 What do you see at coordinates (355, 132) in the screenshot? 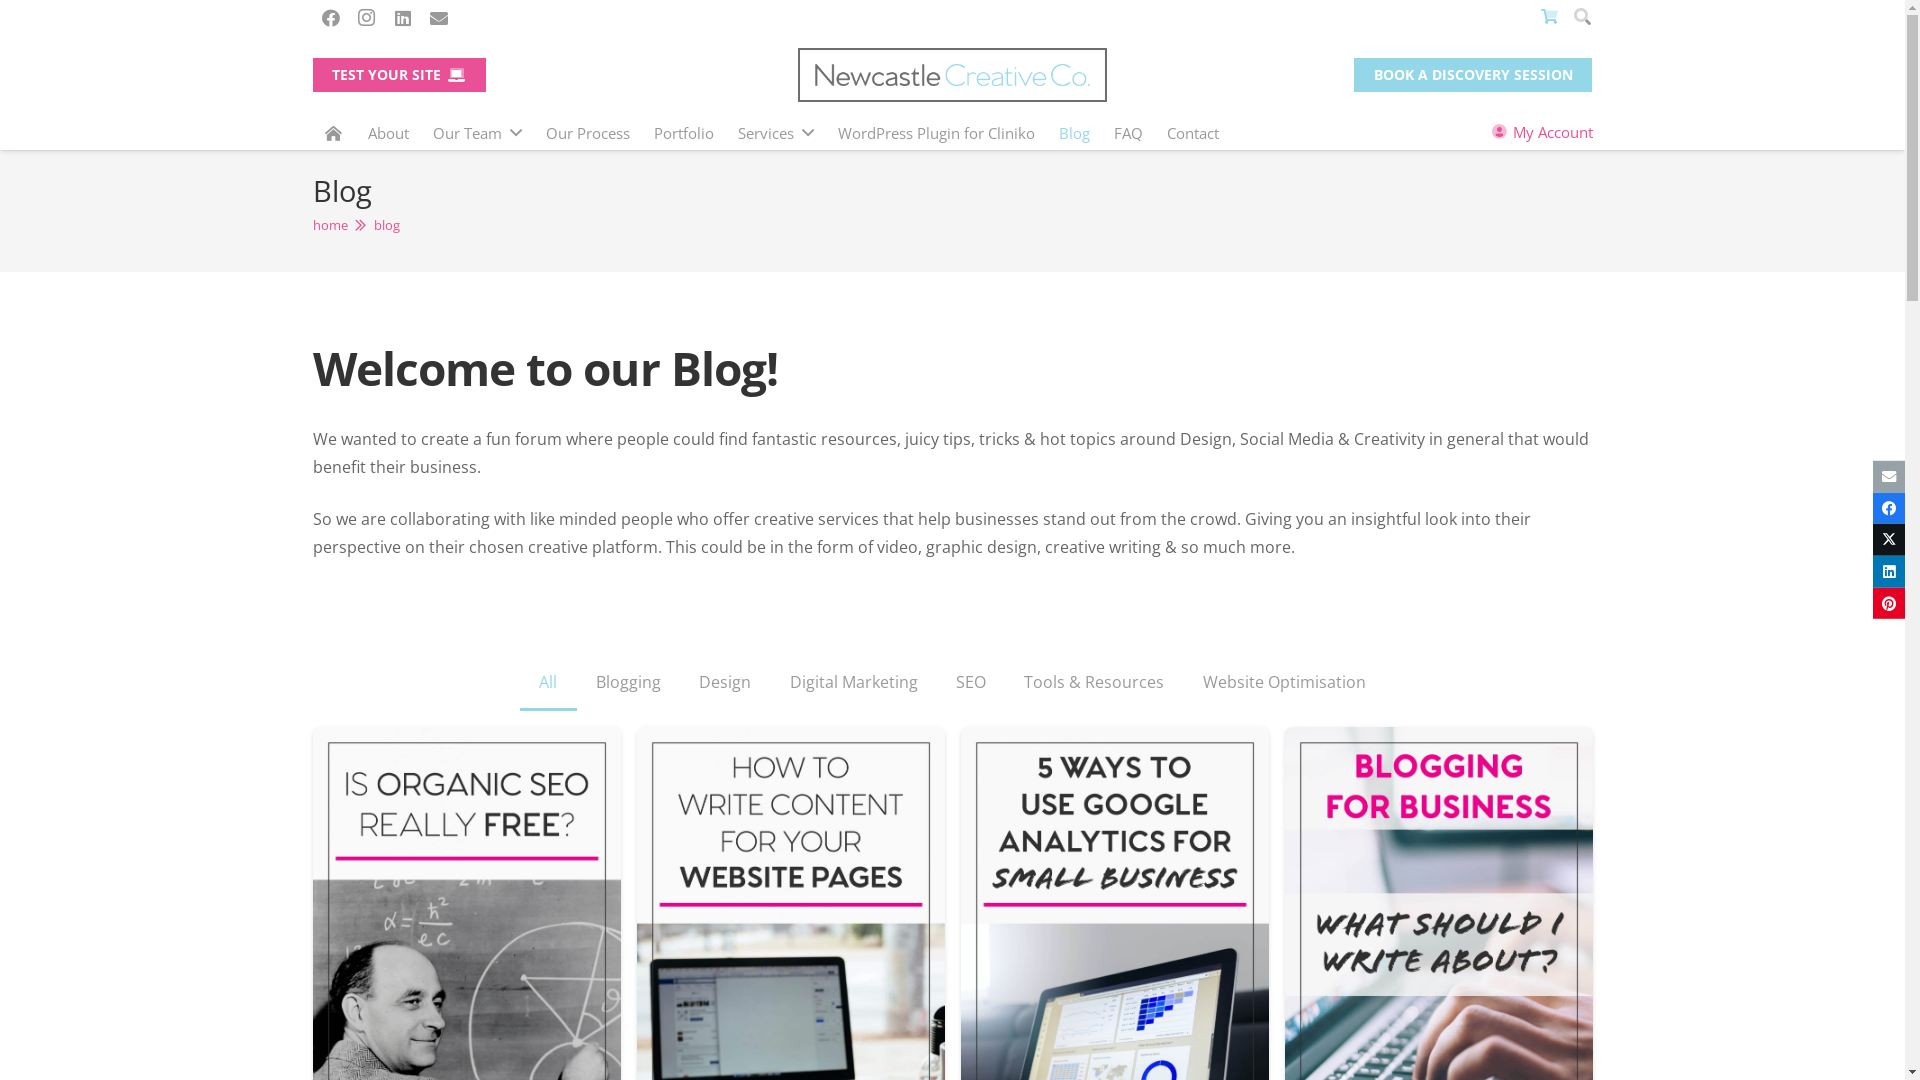
I see `'About'` at bounding box center [355, 132].